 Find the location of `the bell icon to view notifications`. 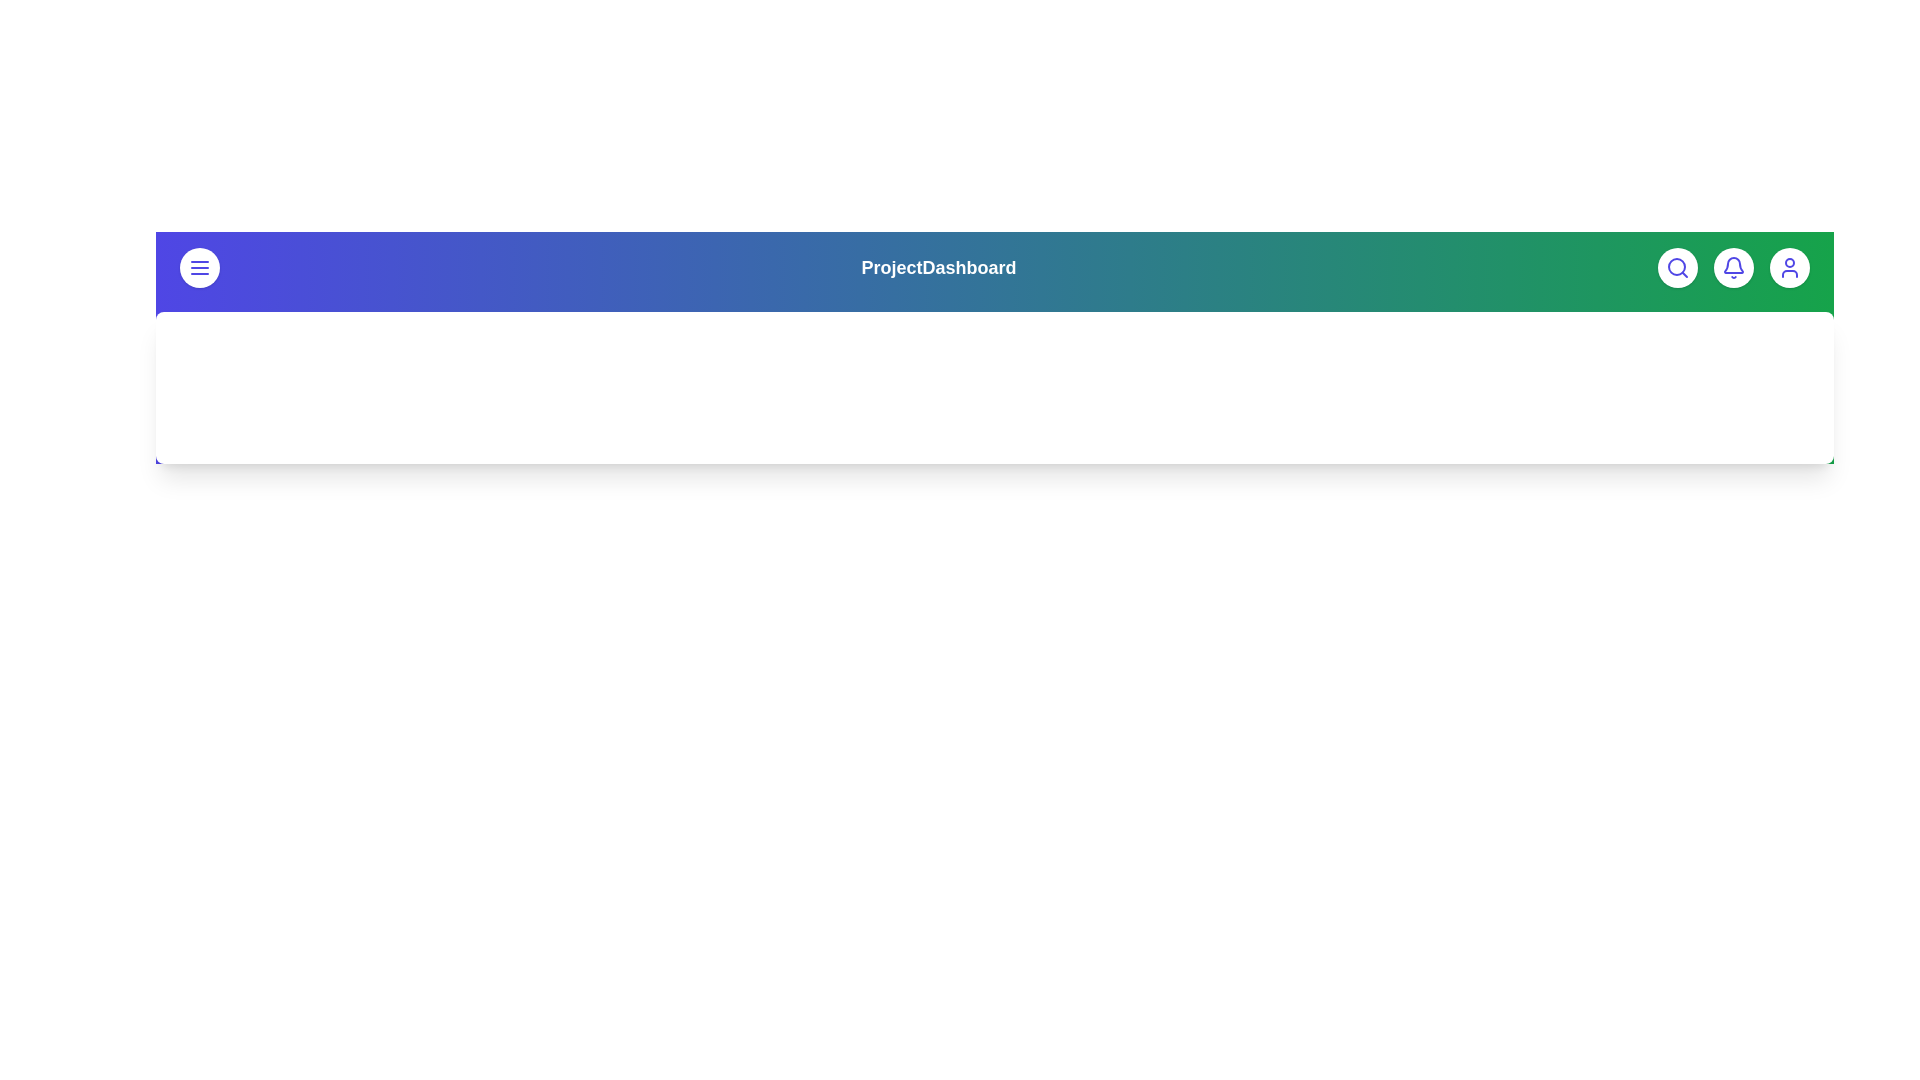

the bell icon to view notifications is located at coordinates (1732, 266).